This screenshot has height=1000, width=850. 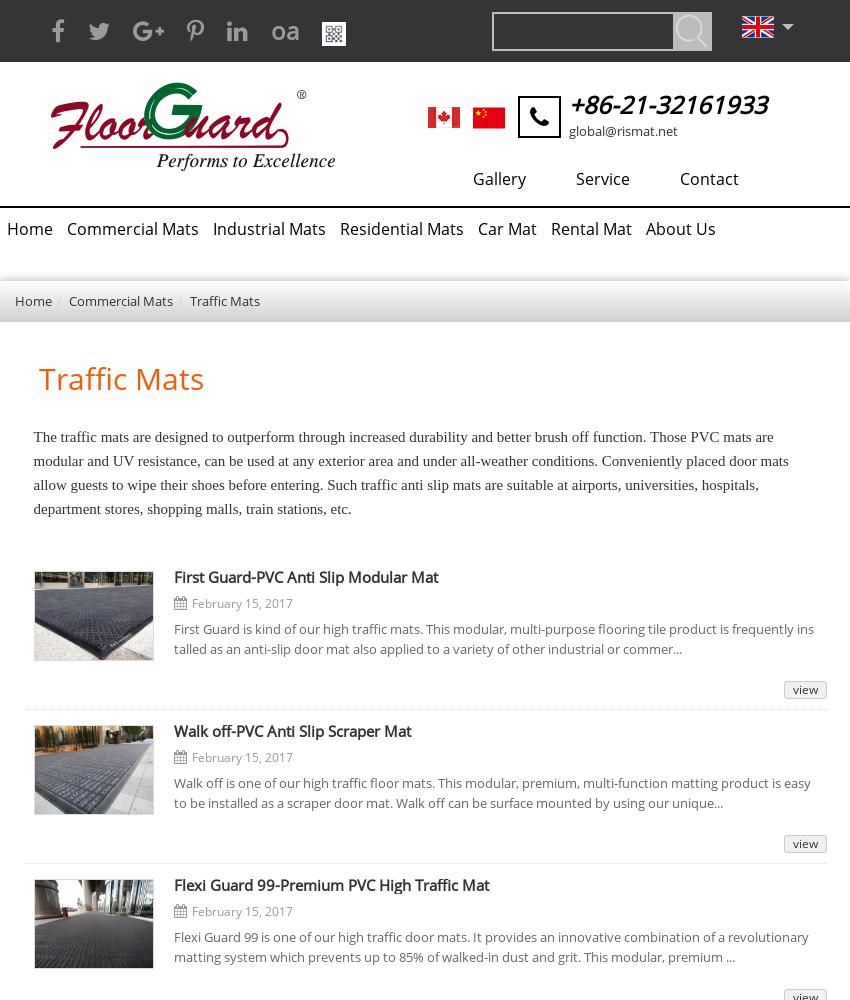 I want to click on 'First Guard-PVC Anti Slip Modular Mat', so click(x=304, y=576).